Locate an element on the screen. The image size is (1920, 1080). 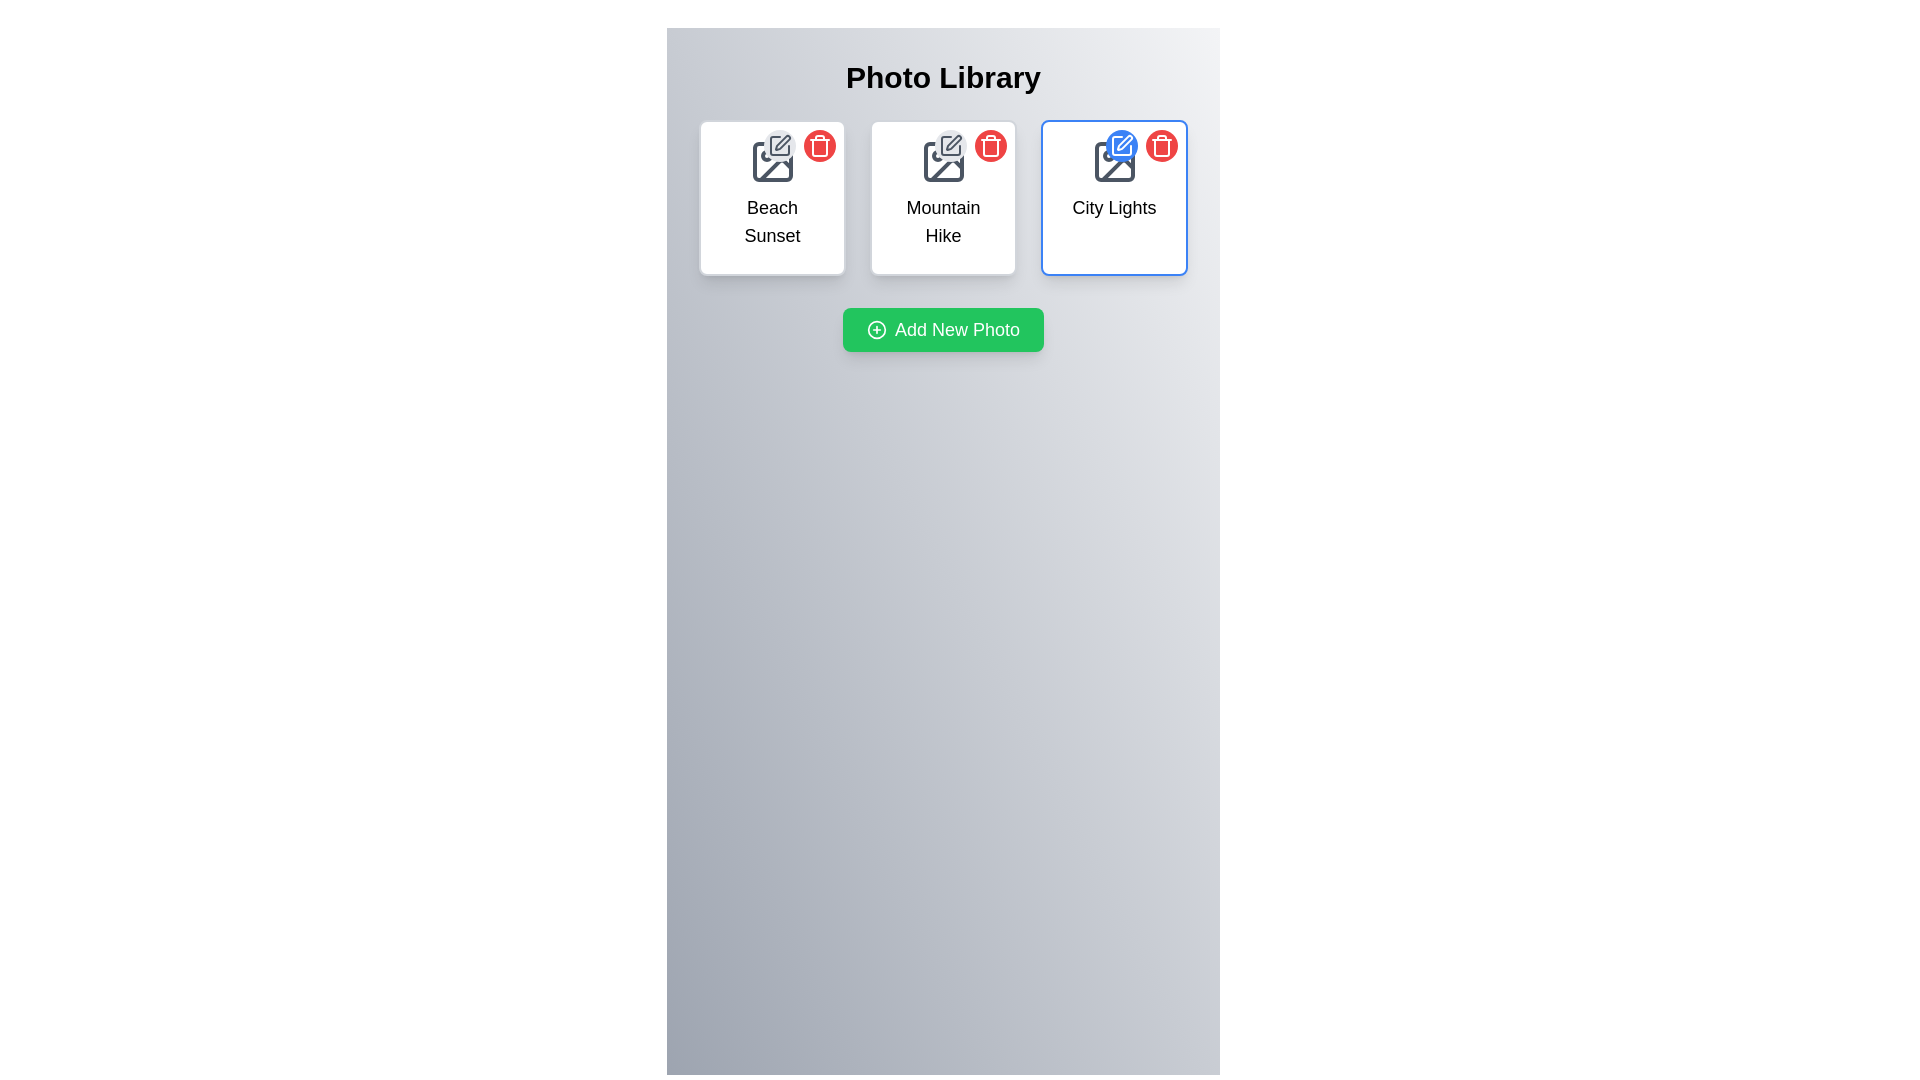
the edit icon button located in the top-left corner of the 'City Lights' card, which allows users to modify the associated photo is located at coordinates (1124, 141).